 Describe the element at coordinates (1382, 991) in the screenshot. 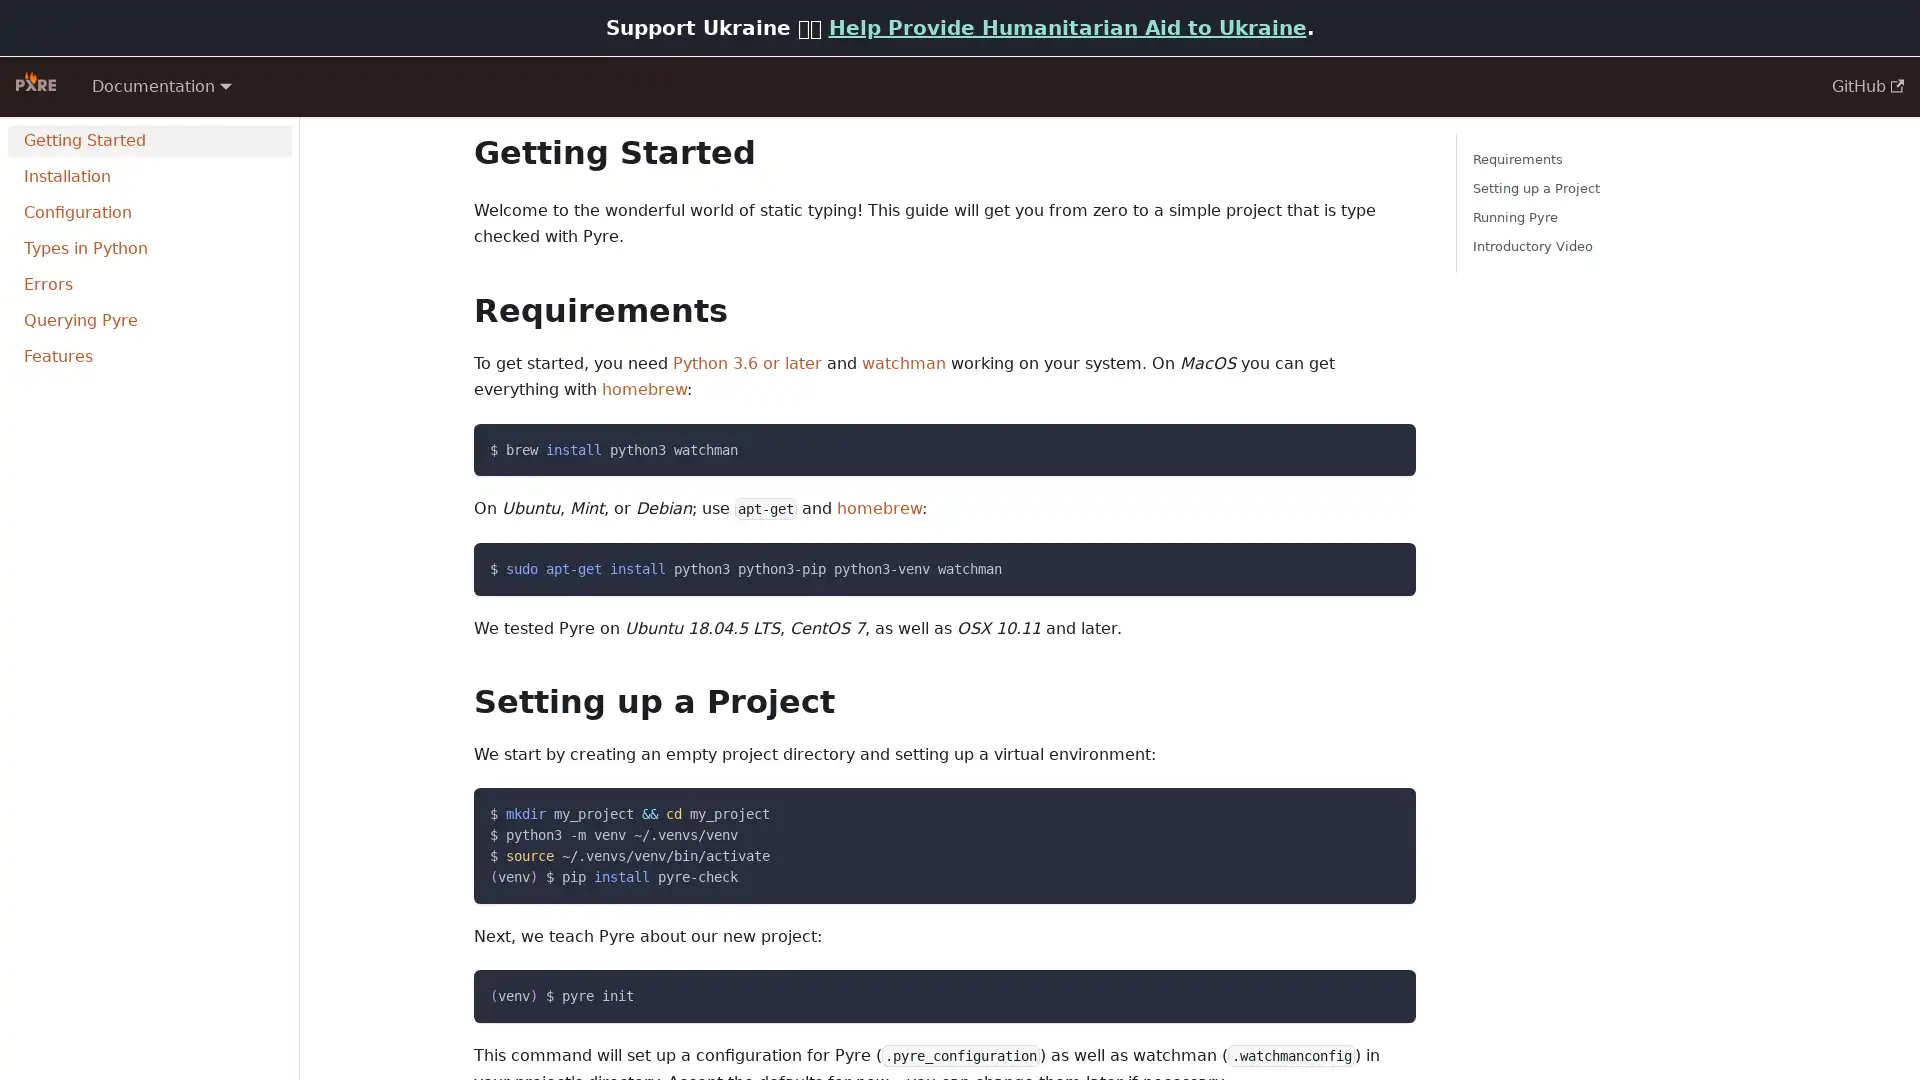

I see `Copy code to clipboard` at that location.